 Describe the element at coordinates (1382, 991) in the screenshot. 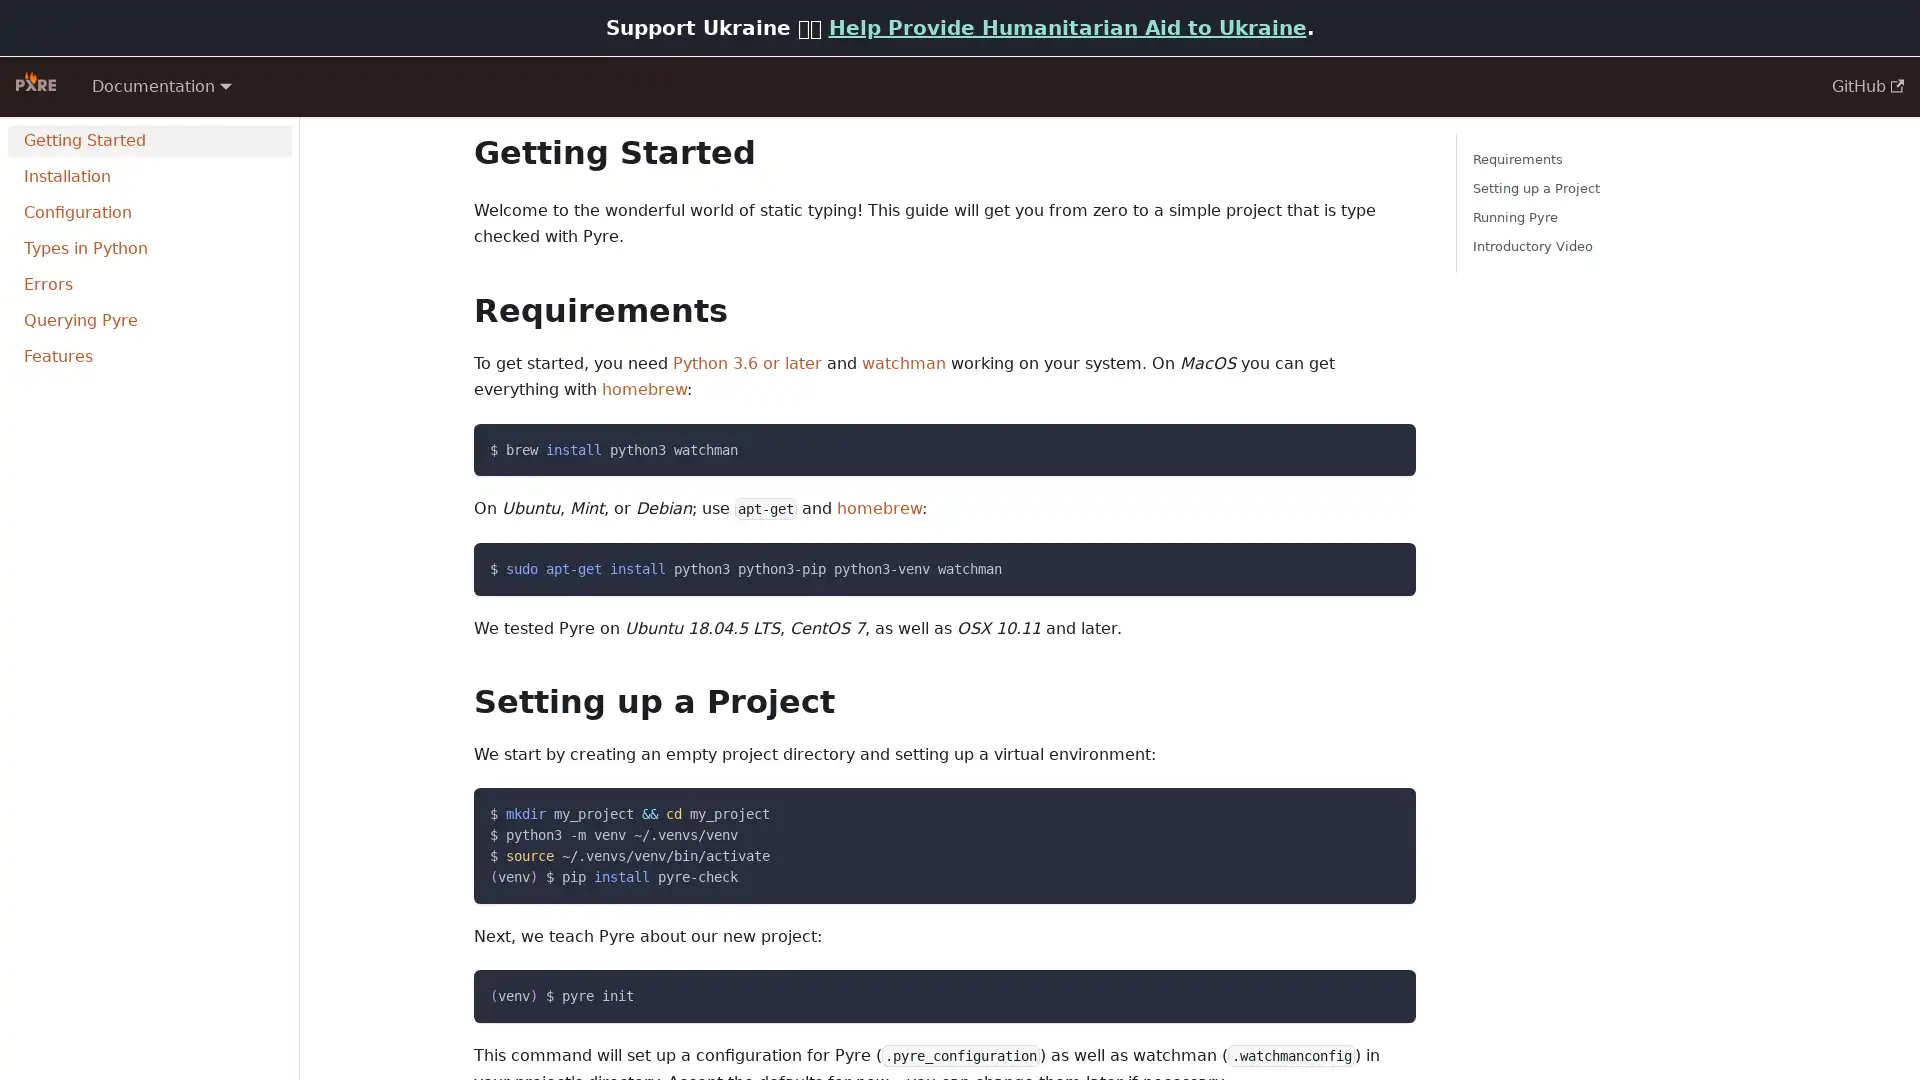

I see `Copy code to clipboard` at that location.